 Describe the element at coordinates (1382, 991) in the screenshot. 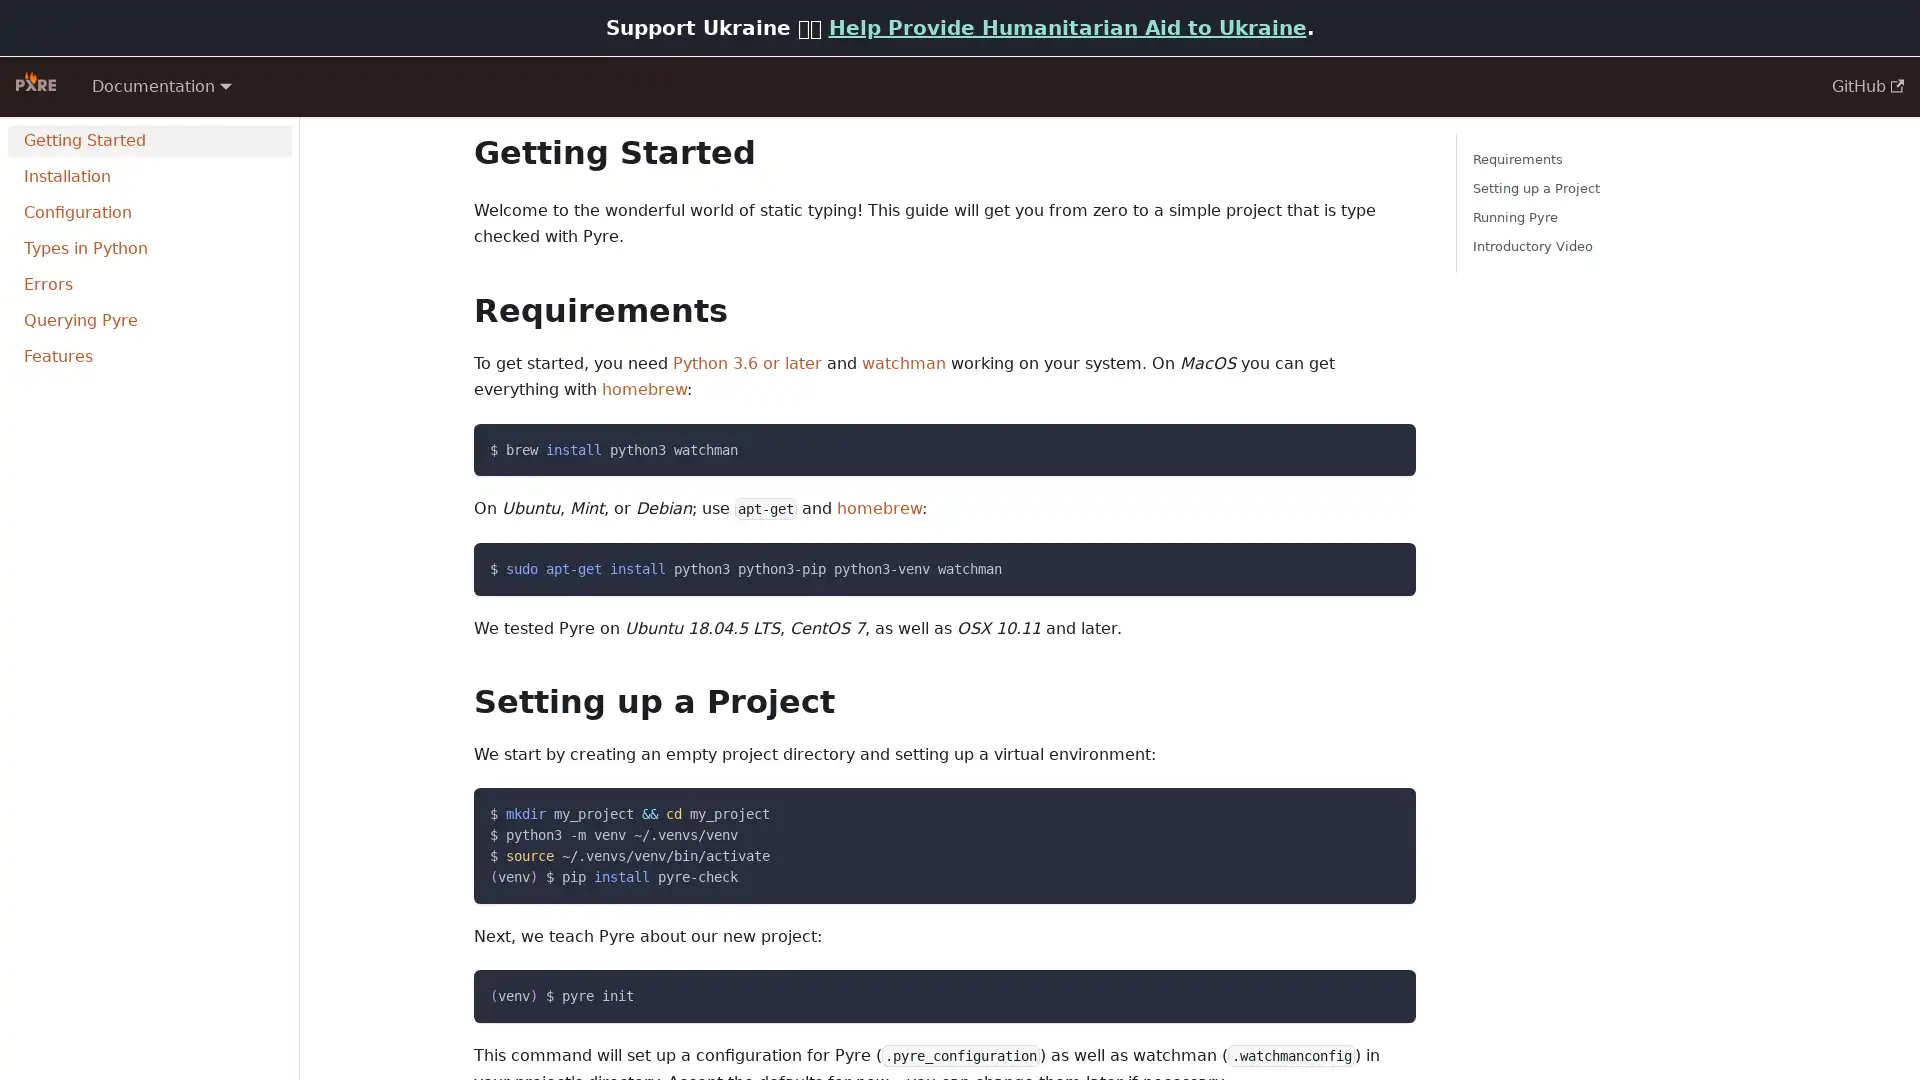

I see `Copy code to clipboard` at that location.